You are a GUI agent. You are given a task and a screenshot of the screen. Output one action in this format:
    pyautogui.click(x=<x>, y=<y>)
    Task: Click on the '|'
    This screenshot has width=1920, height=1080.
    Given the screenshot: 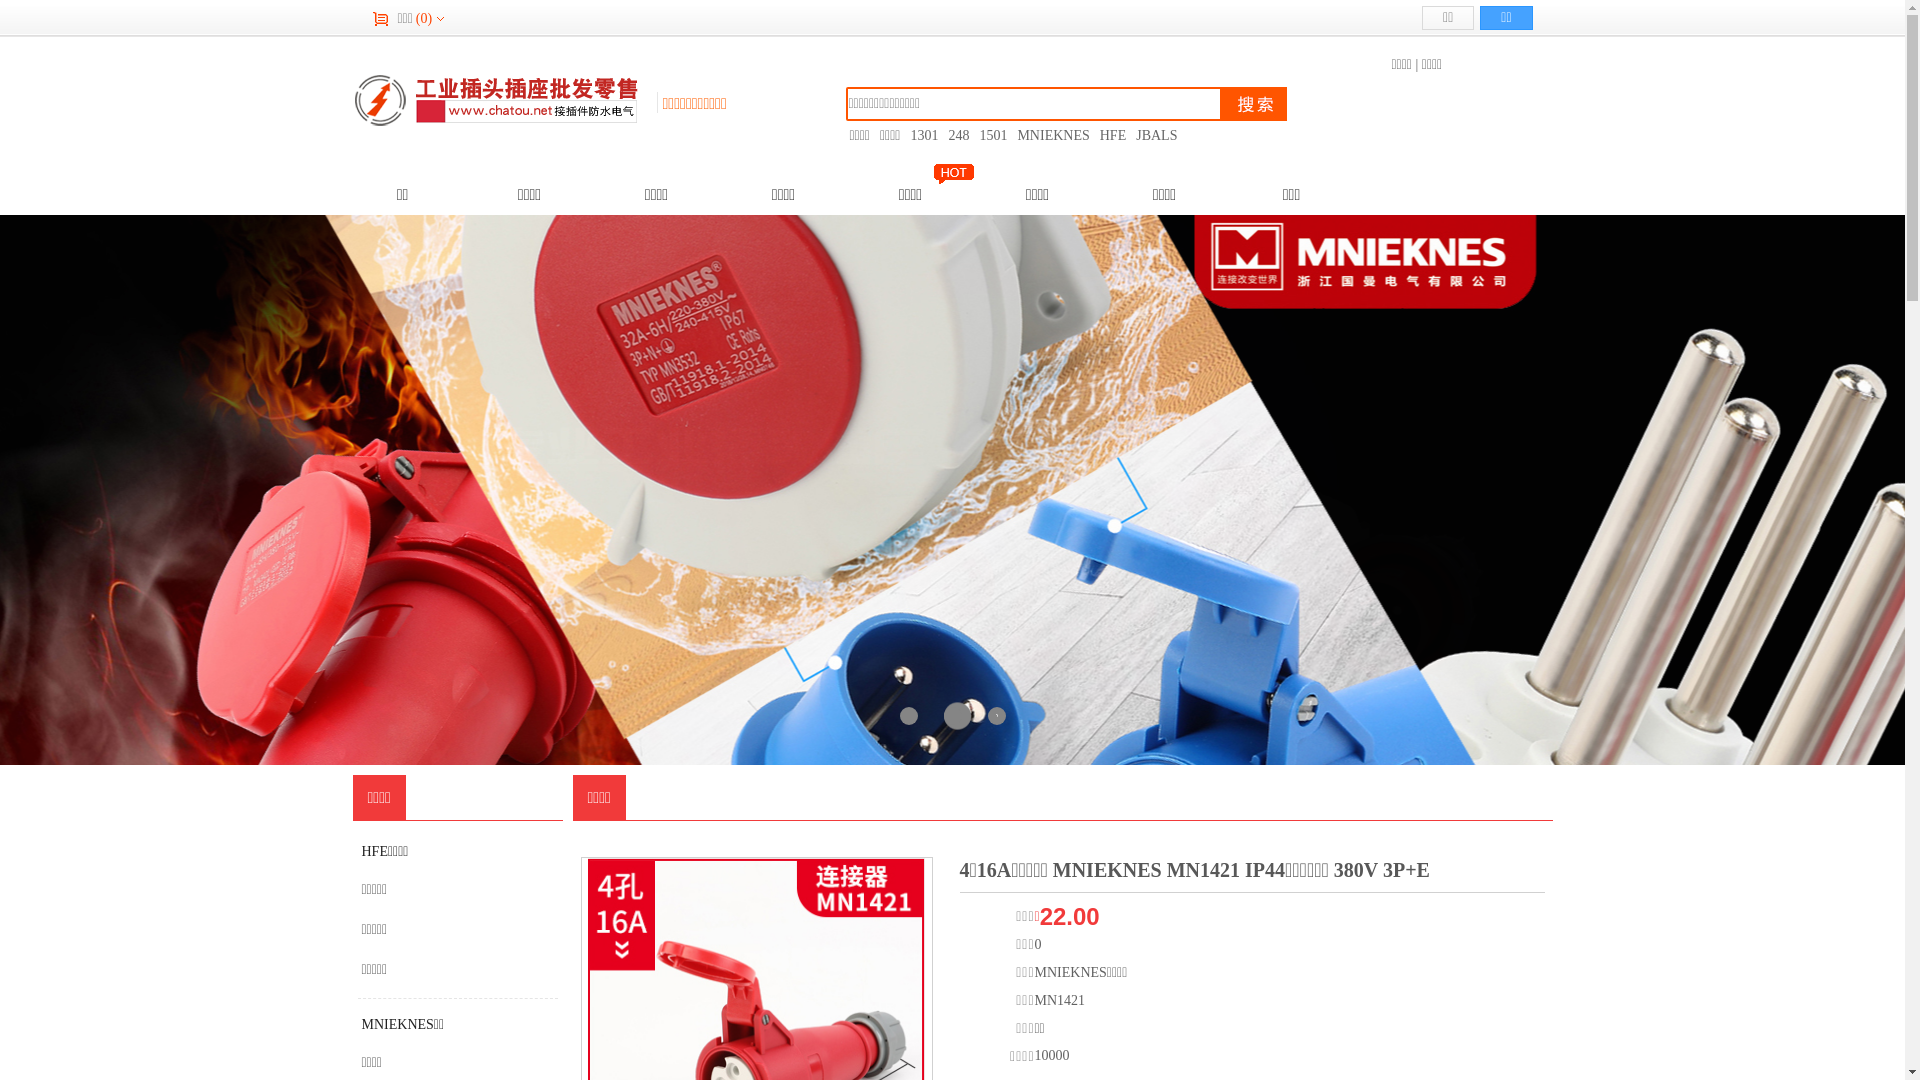 What is the action you would take?
    pyautogui.click(x=1415, y=63)
    